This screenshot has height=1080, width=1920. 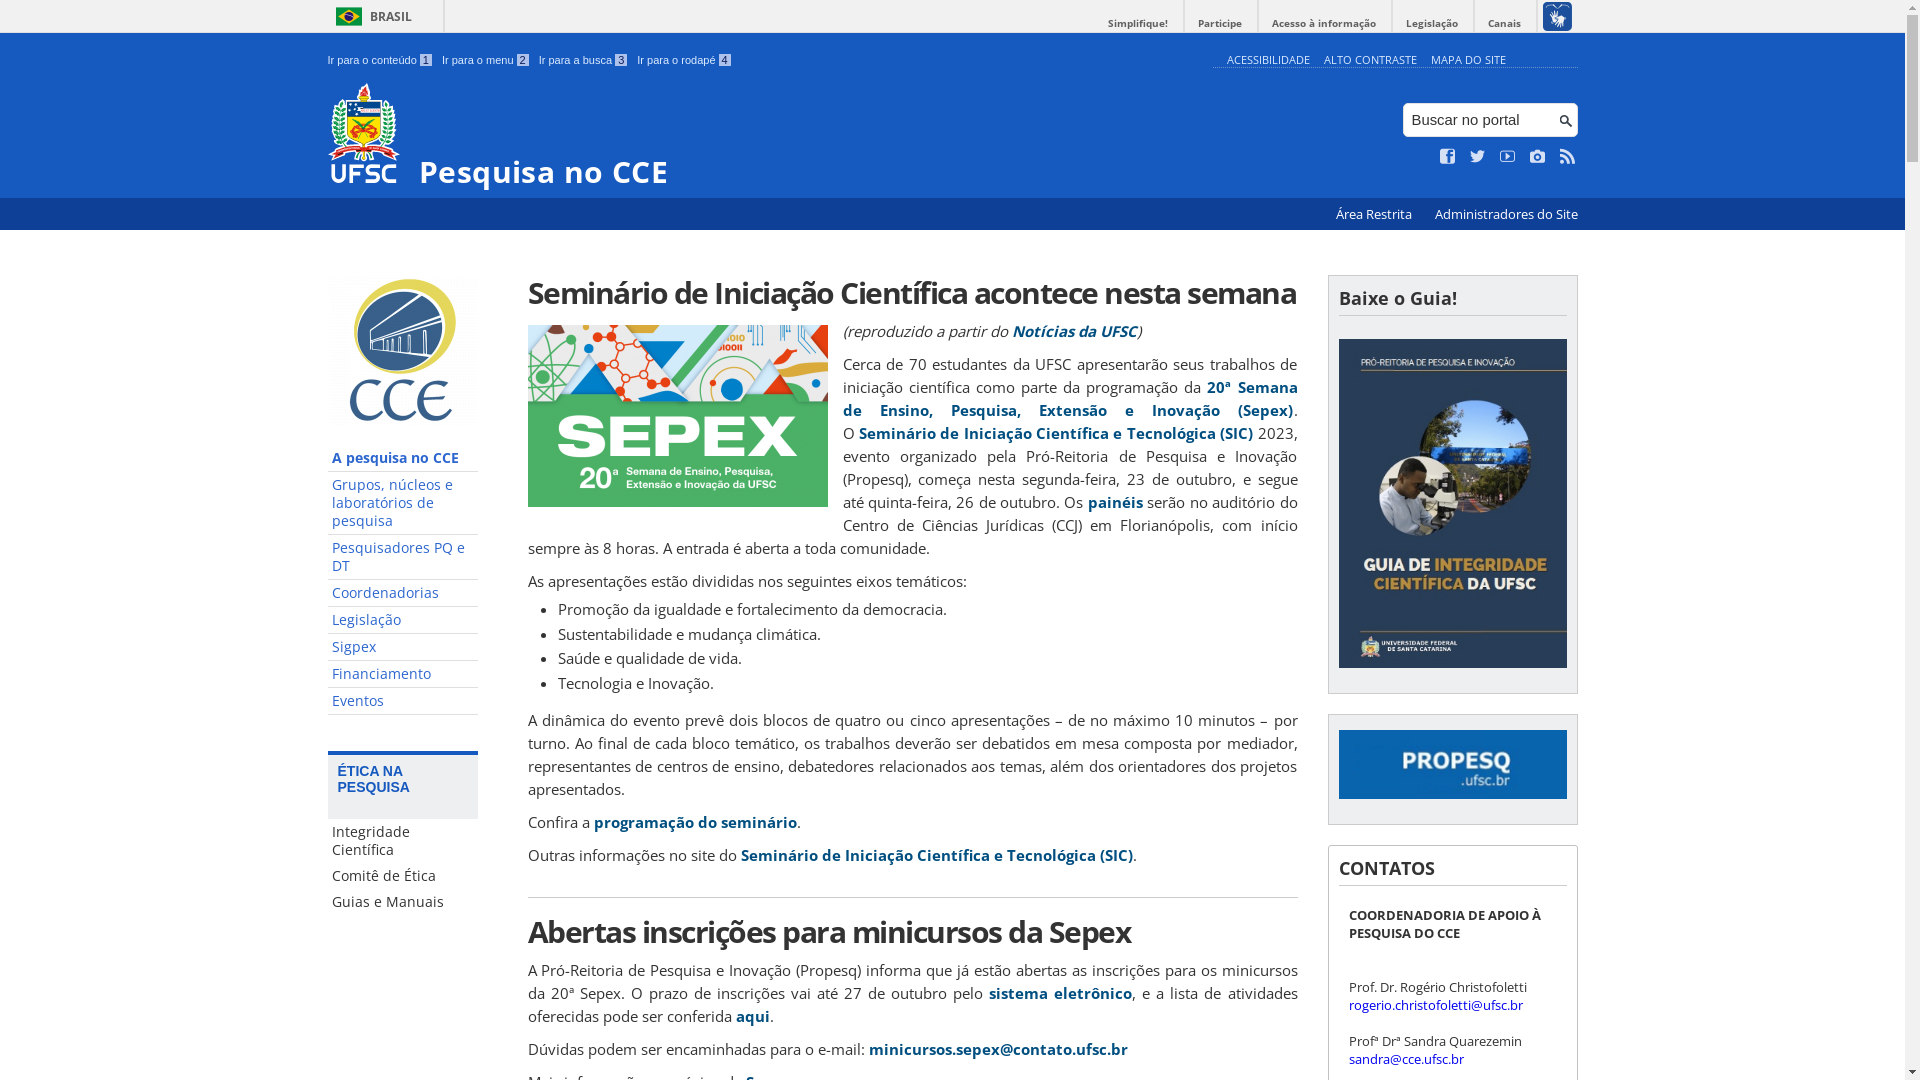 What do you see at coordinates (327, 458) in the screenshot?
I see `'A pesquisa no CCE'` at bounding box center [327, 458].